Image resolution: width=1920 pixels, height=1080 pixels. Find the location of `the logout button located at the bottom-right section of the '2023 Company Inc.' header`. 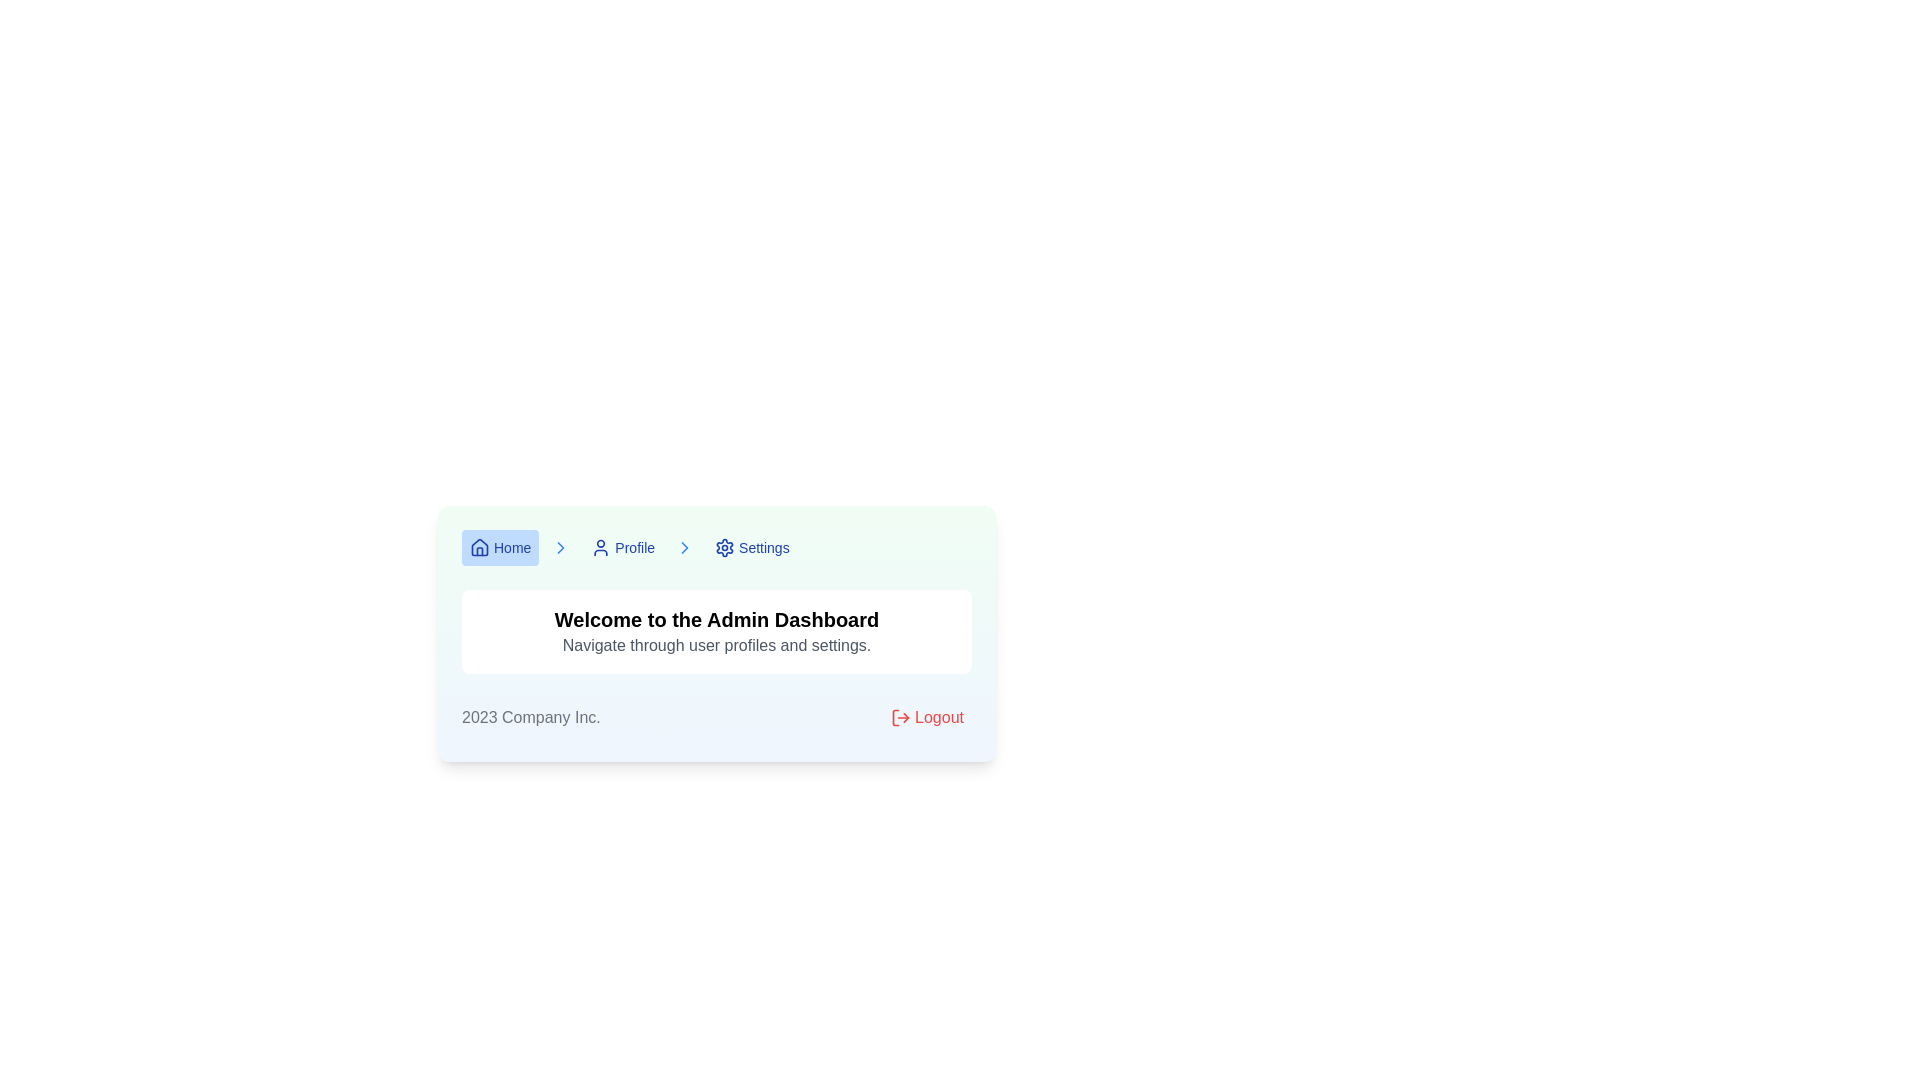

the logout button located at the bottom-right section of the '2023 Company Inc.' header is located at coordinates (926, 716).